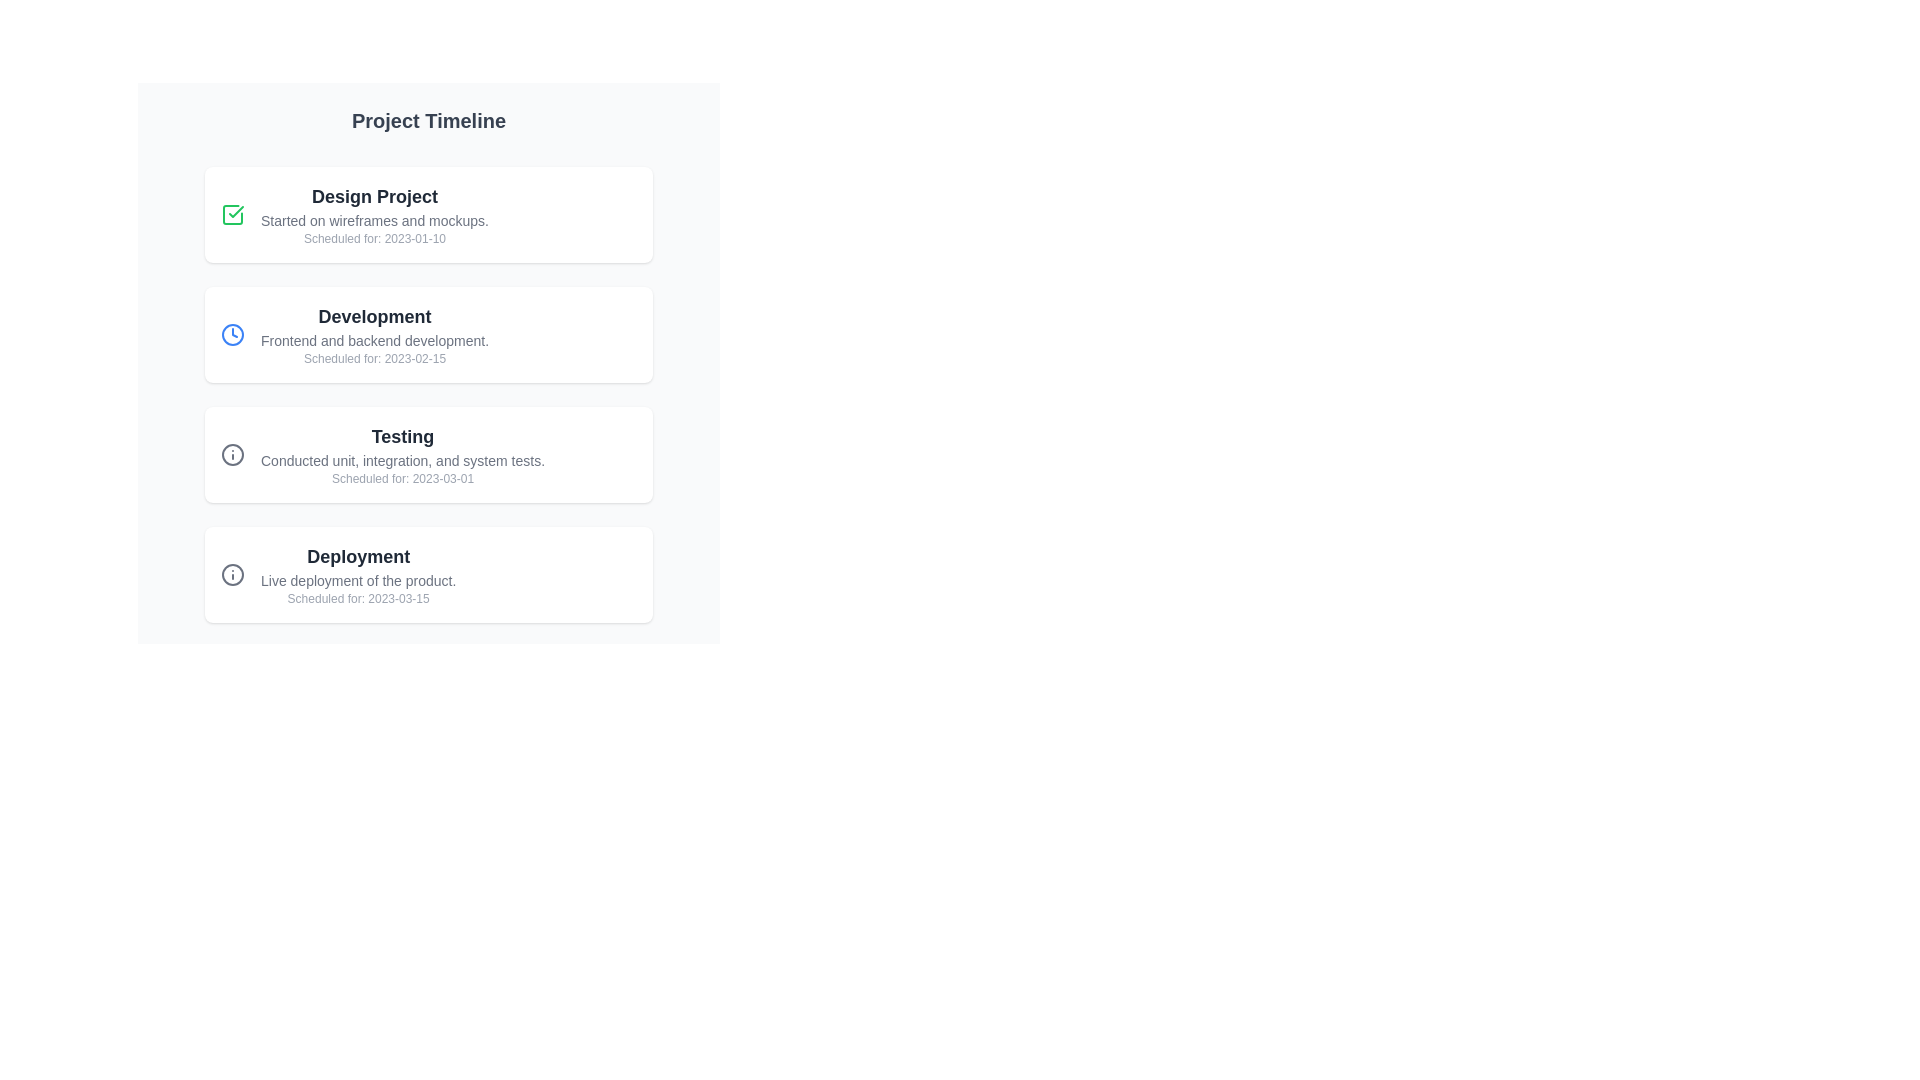 The width and height of the screenshot is (1920, 1080). I want to click on the text element that reads 'Conducted unit, integration, and system tests.' located in the third item under the 'Project Timeline' header, positioned below 'Testing', so click(402, 461).